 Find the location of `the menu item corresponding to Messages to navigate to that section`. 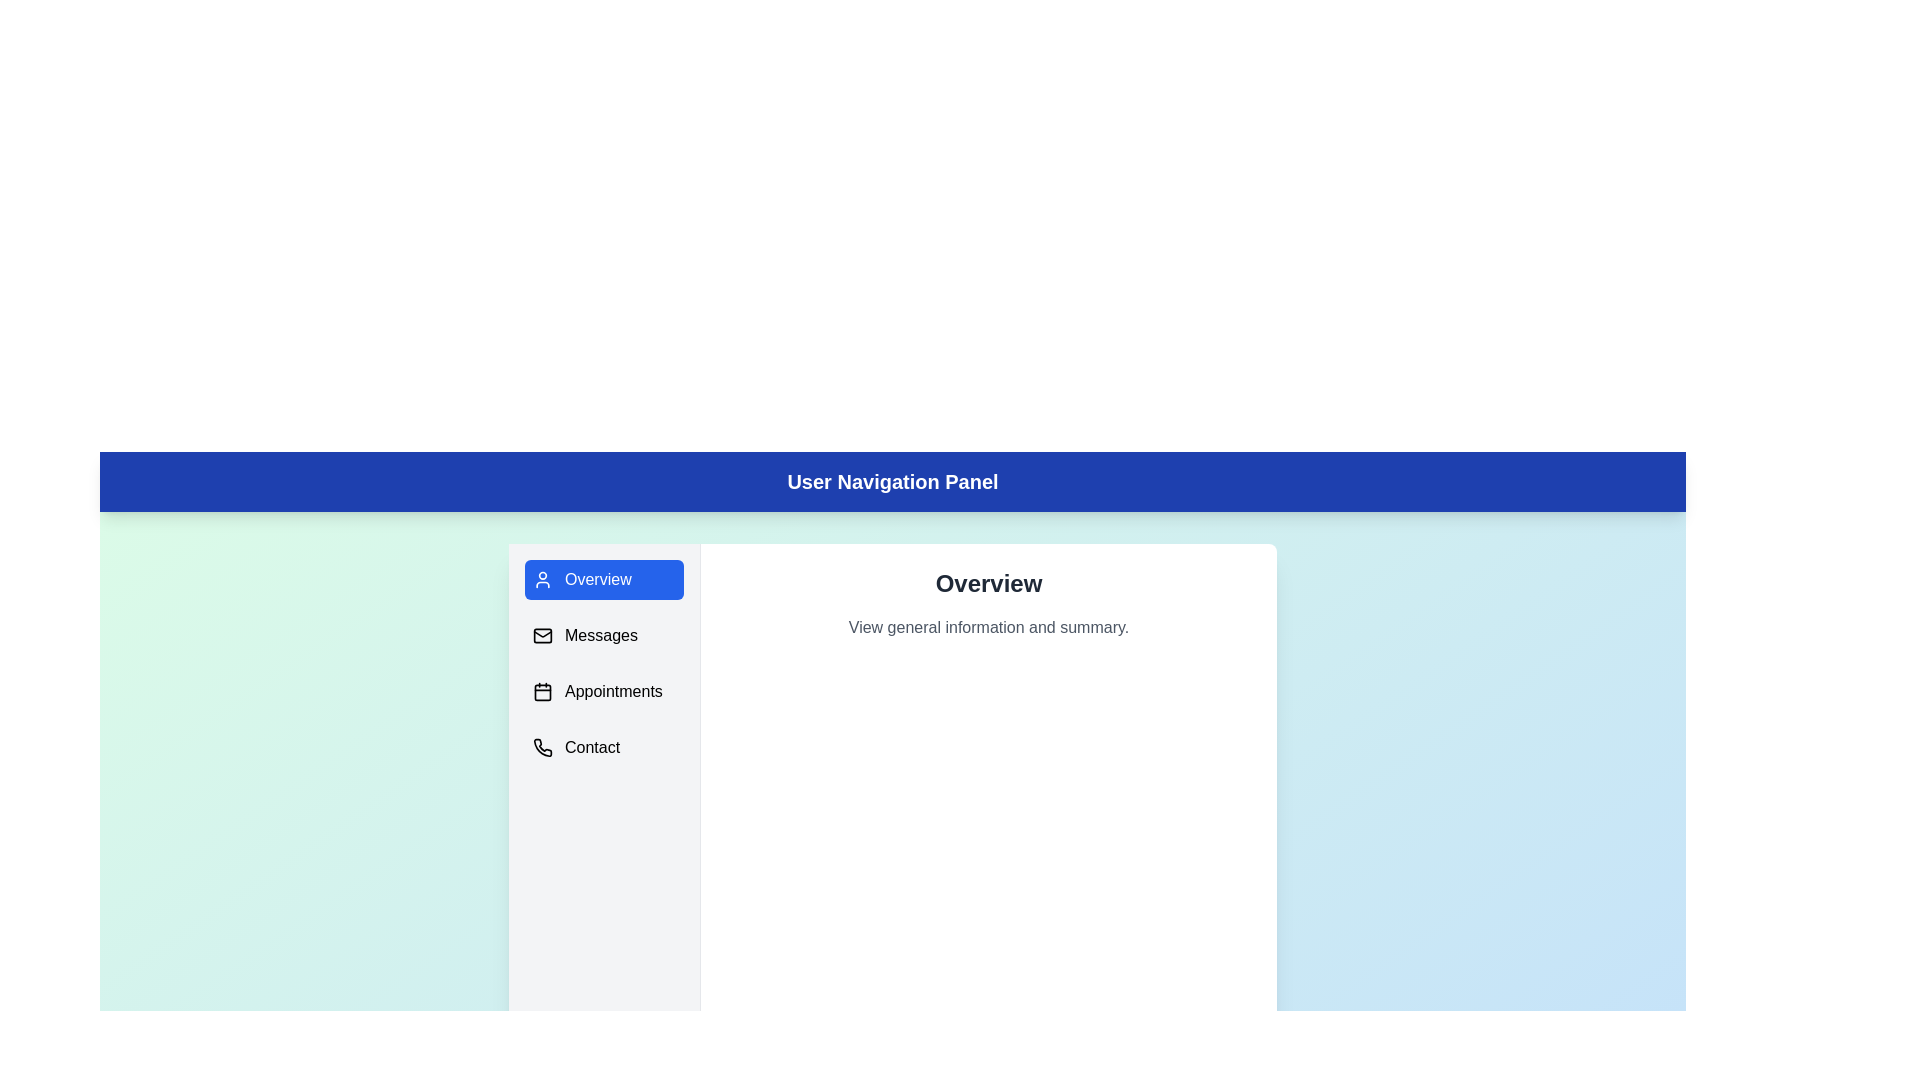

the menu item corresponding to Messages to navigate to that section is located at coordinates (603, 636).